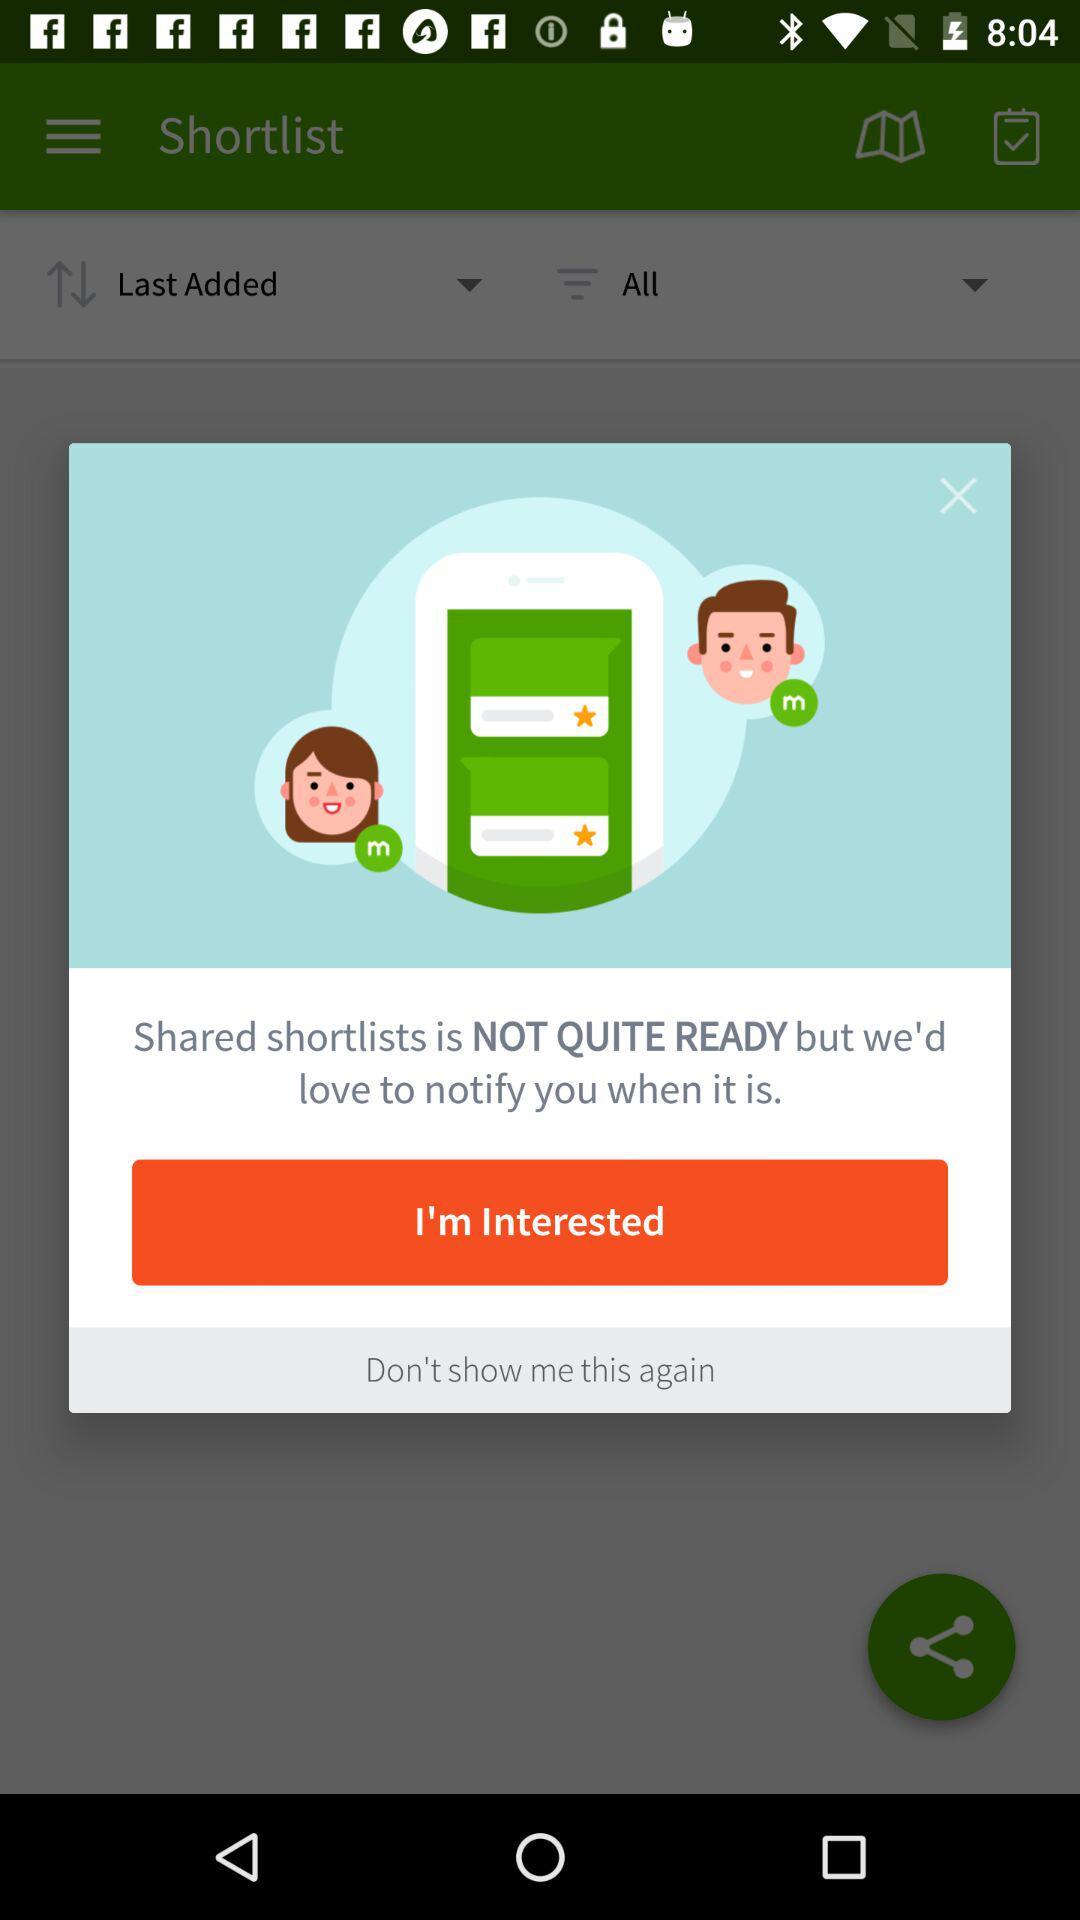  I want to click on the item below i'm interested item, so click(540, 1369).